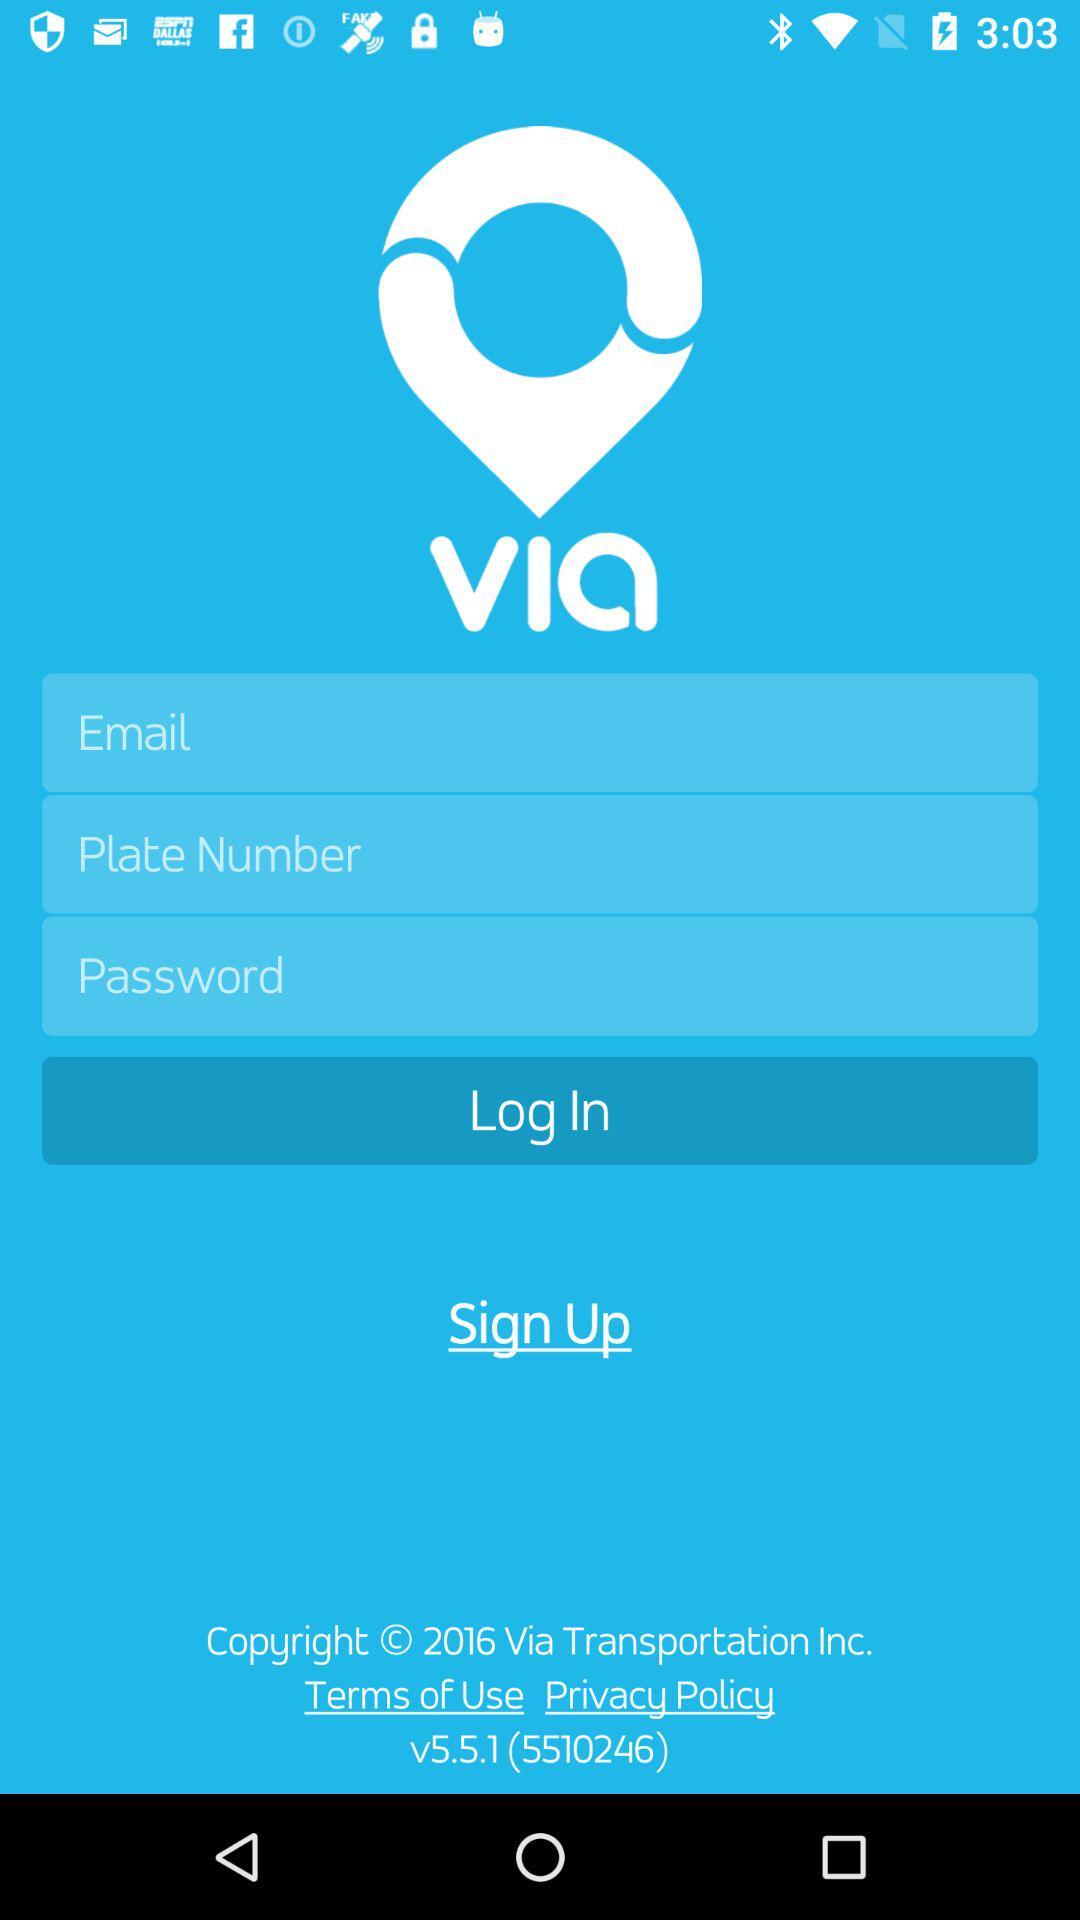 This screenshot has height=1920, width=1080. I want to click on the terms of use, so click(408, 1693).